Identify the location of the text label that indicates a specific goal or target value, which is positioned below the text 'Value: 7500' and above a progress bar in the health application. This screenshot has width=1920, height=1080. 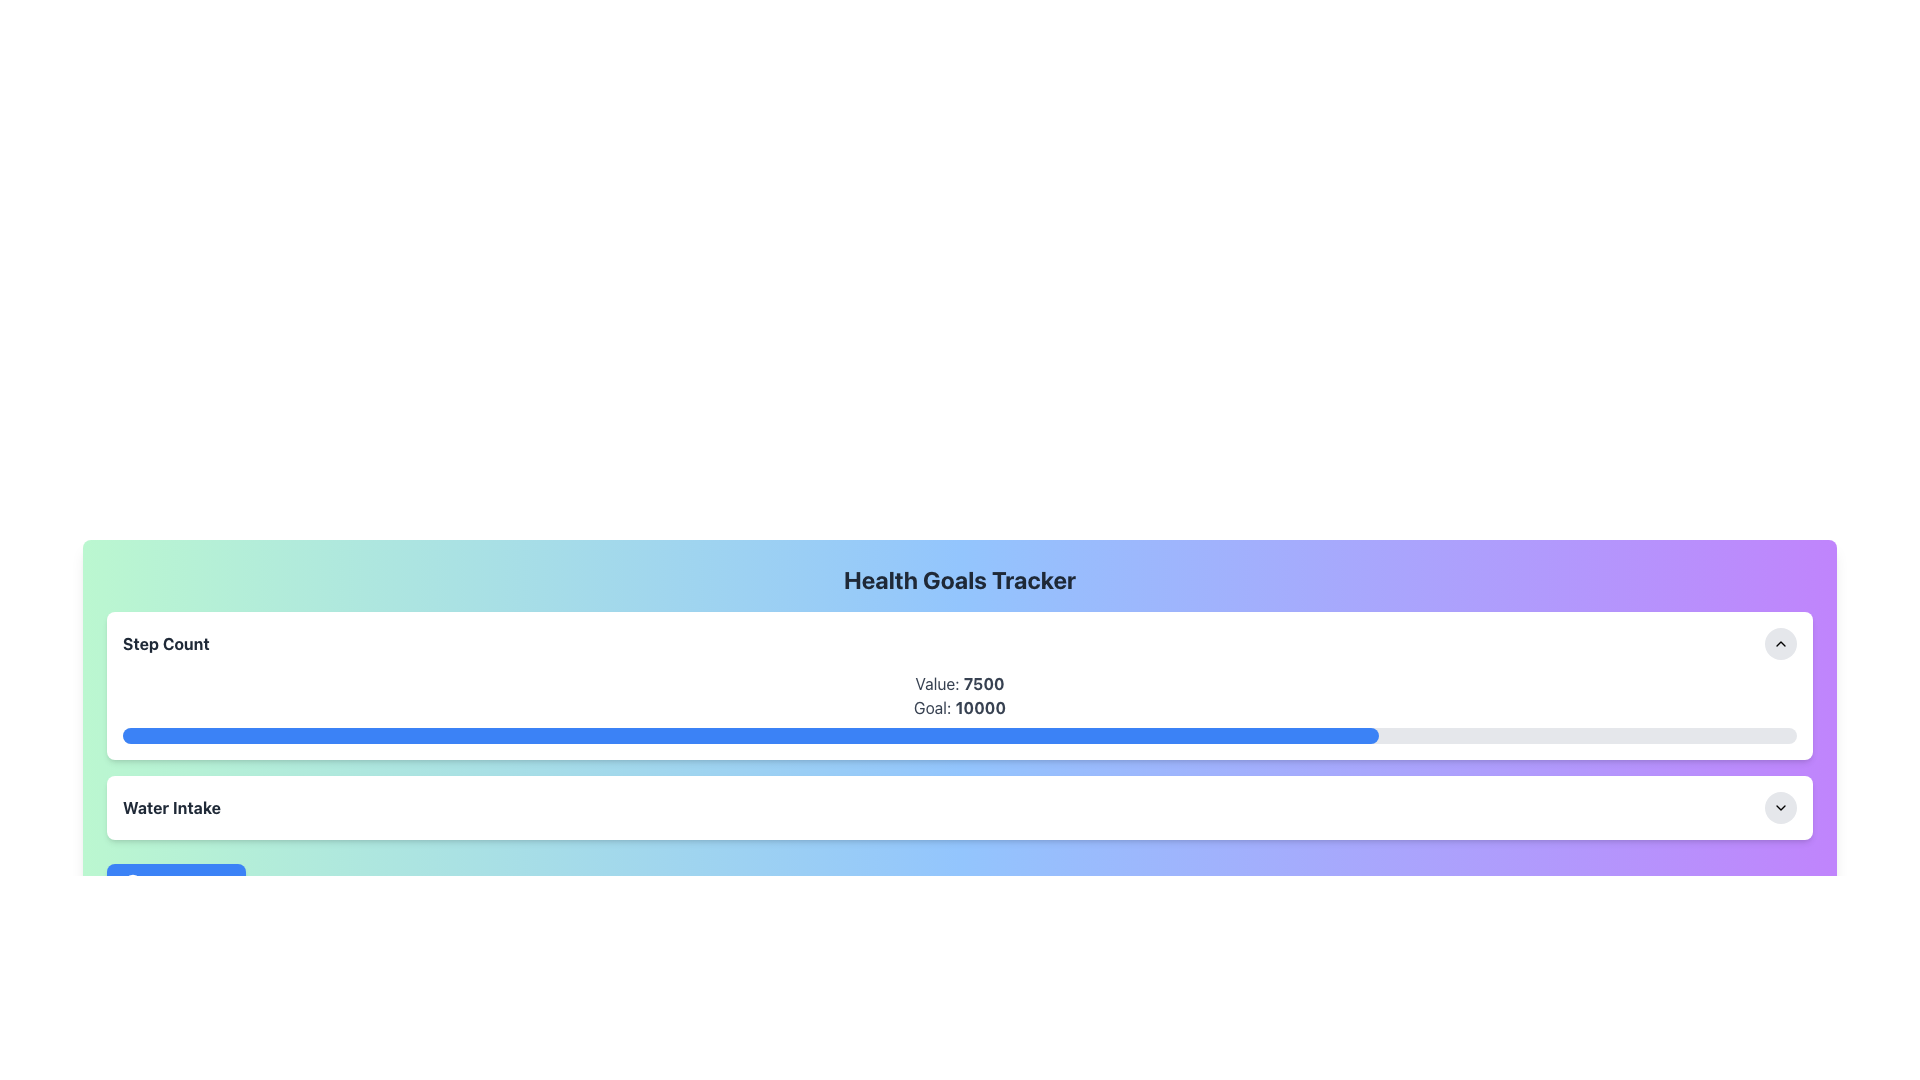
(960, 707).